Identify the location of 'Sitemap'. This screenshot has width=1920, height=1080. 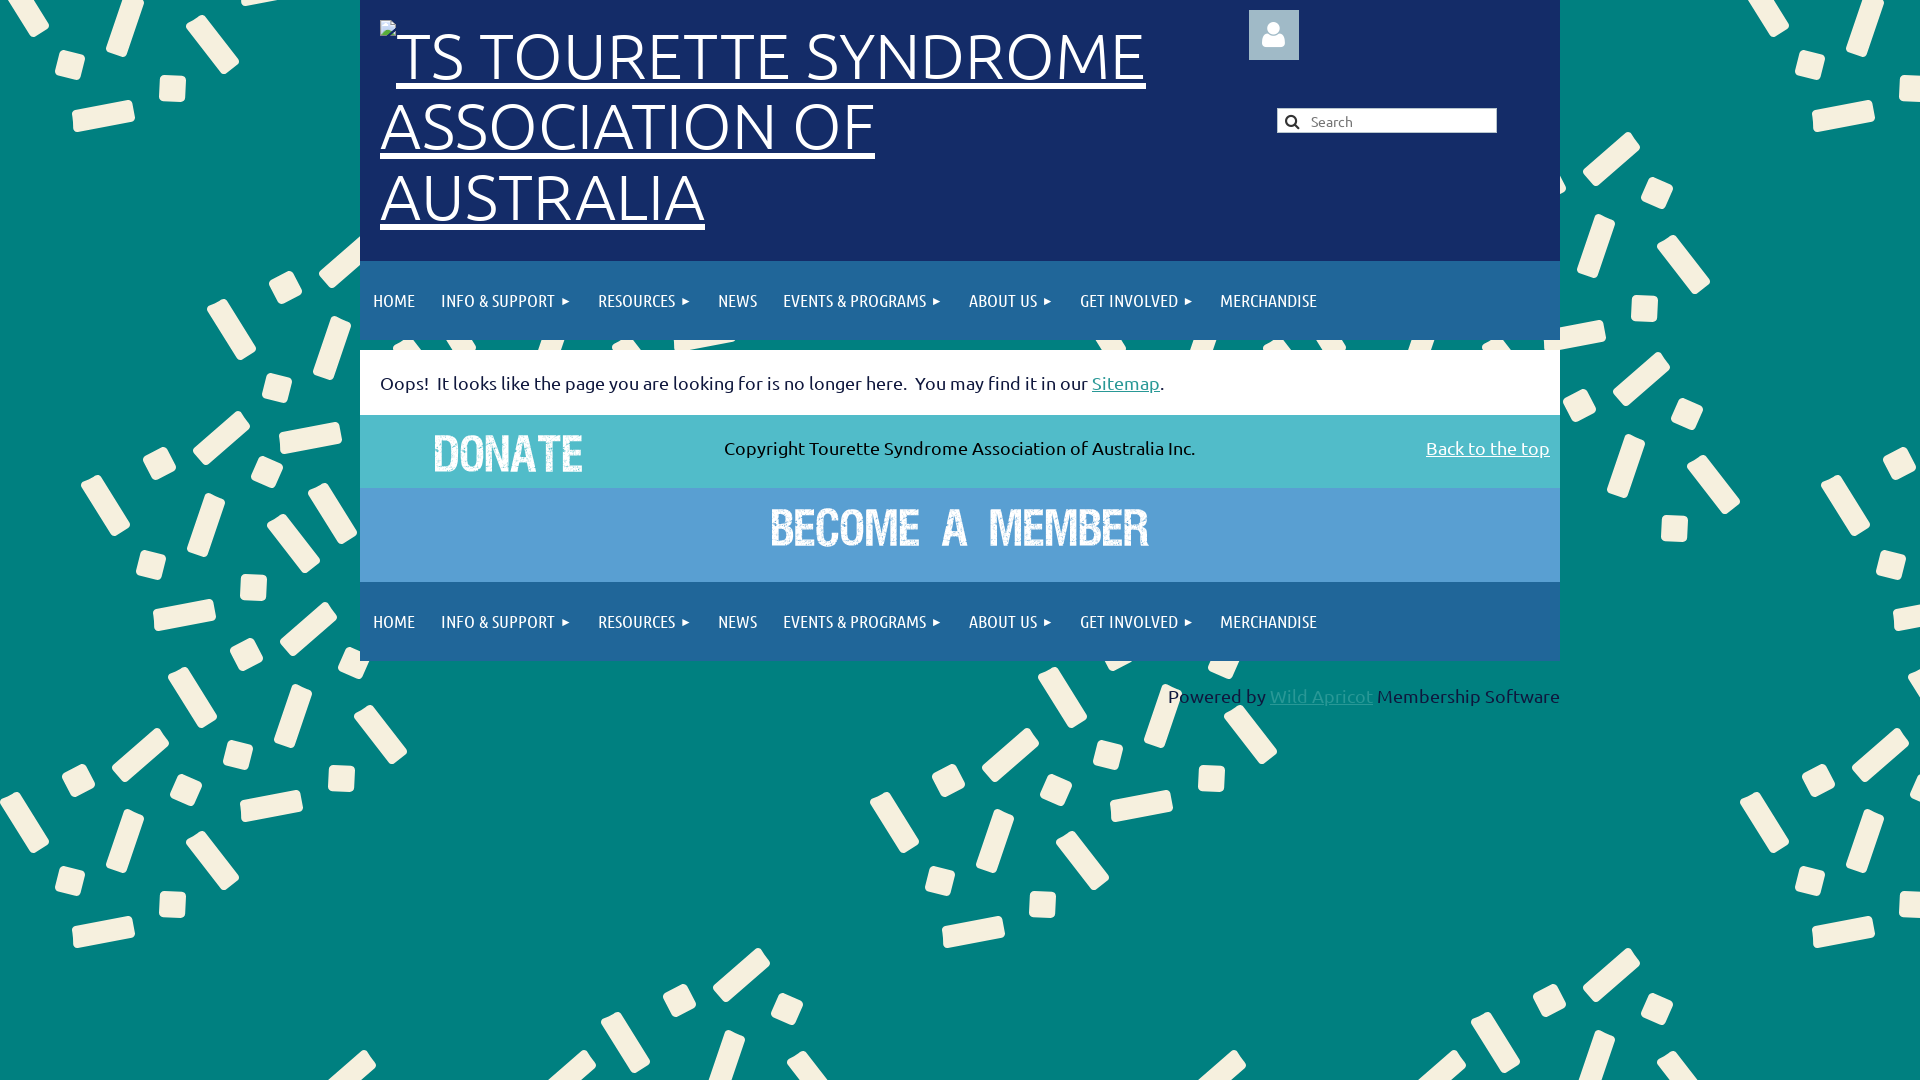
(1090, 382).